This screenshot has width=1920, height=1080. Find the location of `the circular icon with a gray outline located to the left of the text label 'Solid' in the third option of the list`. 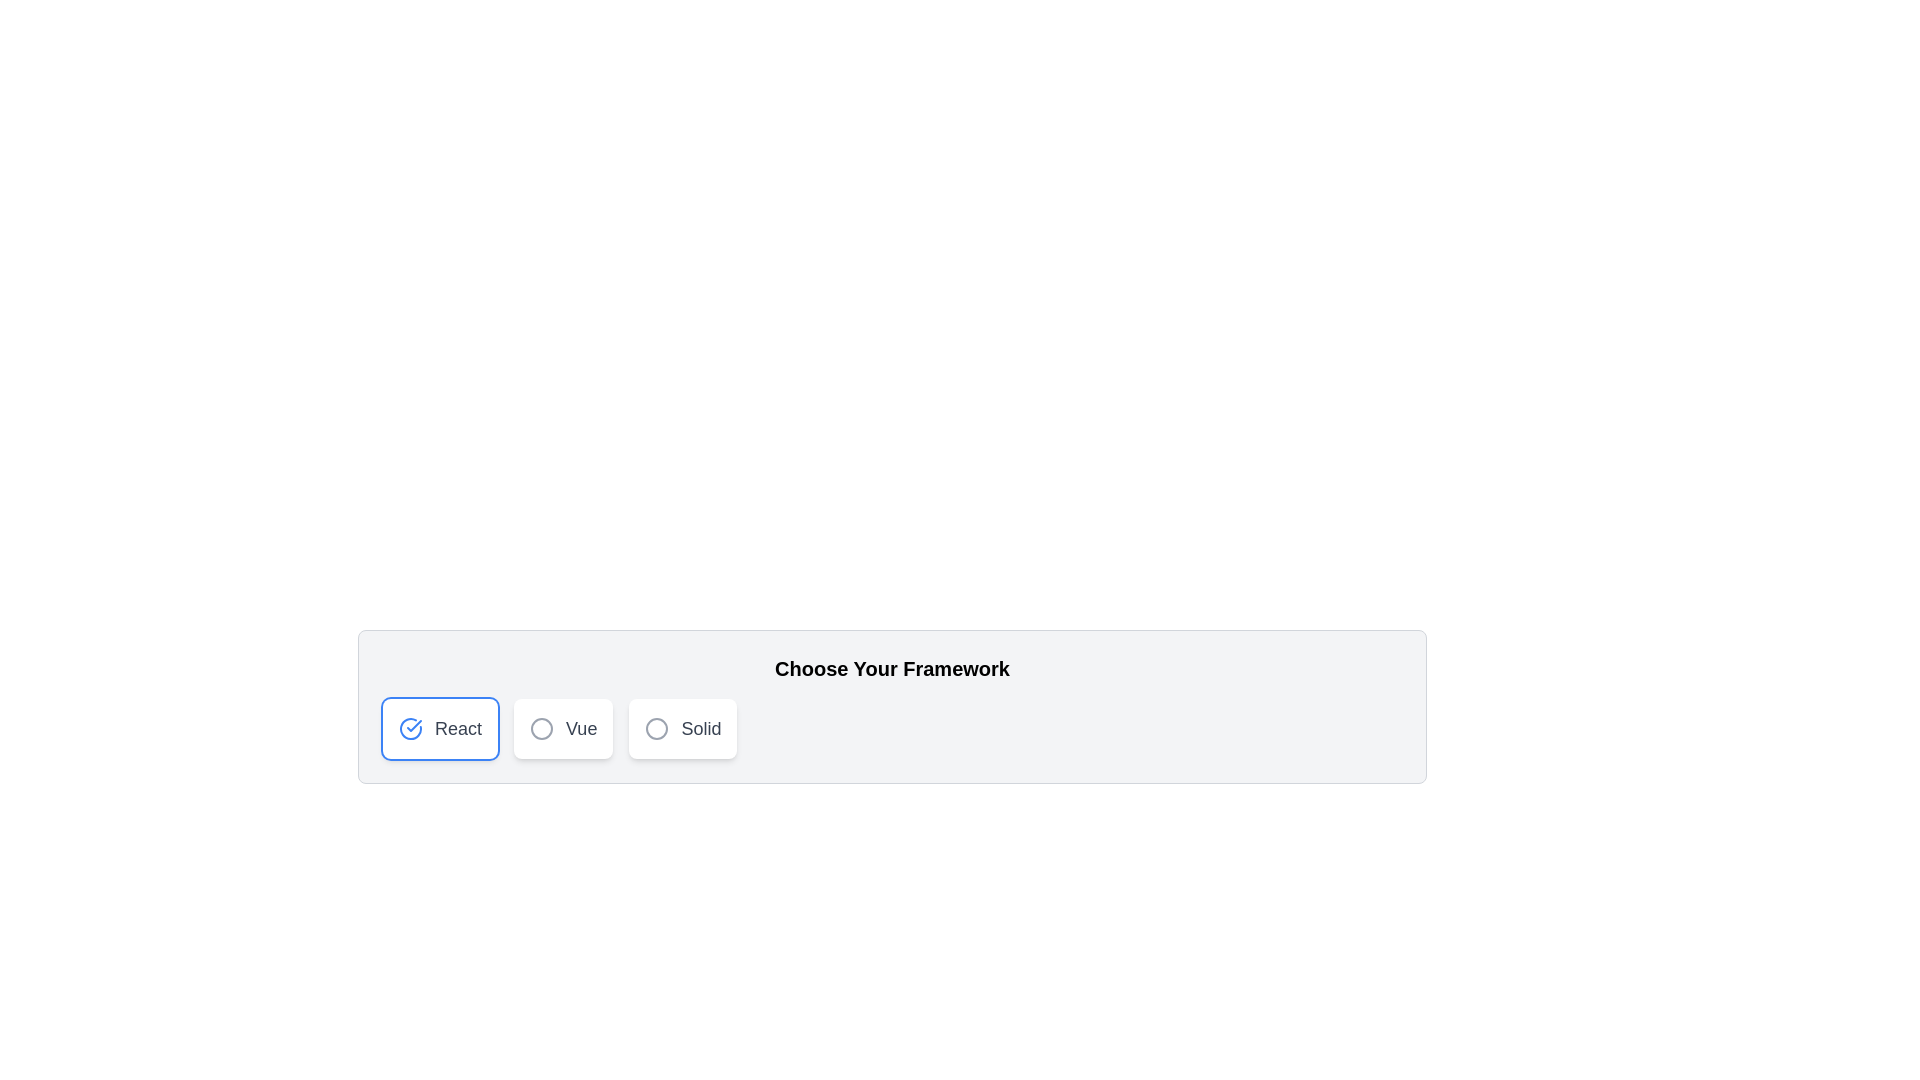

the circular icon with a gray outline located to the left of the text label 'Solid' in the third option of the list is located at coordinates (657, 729).